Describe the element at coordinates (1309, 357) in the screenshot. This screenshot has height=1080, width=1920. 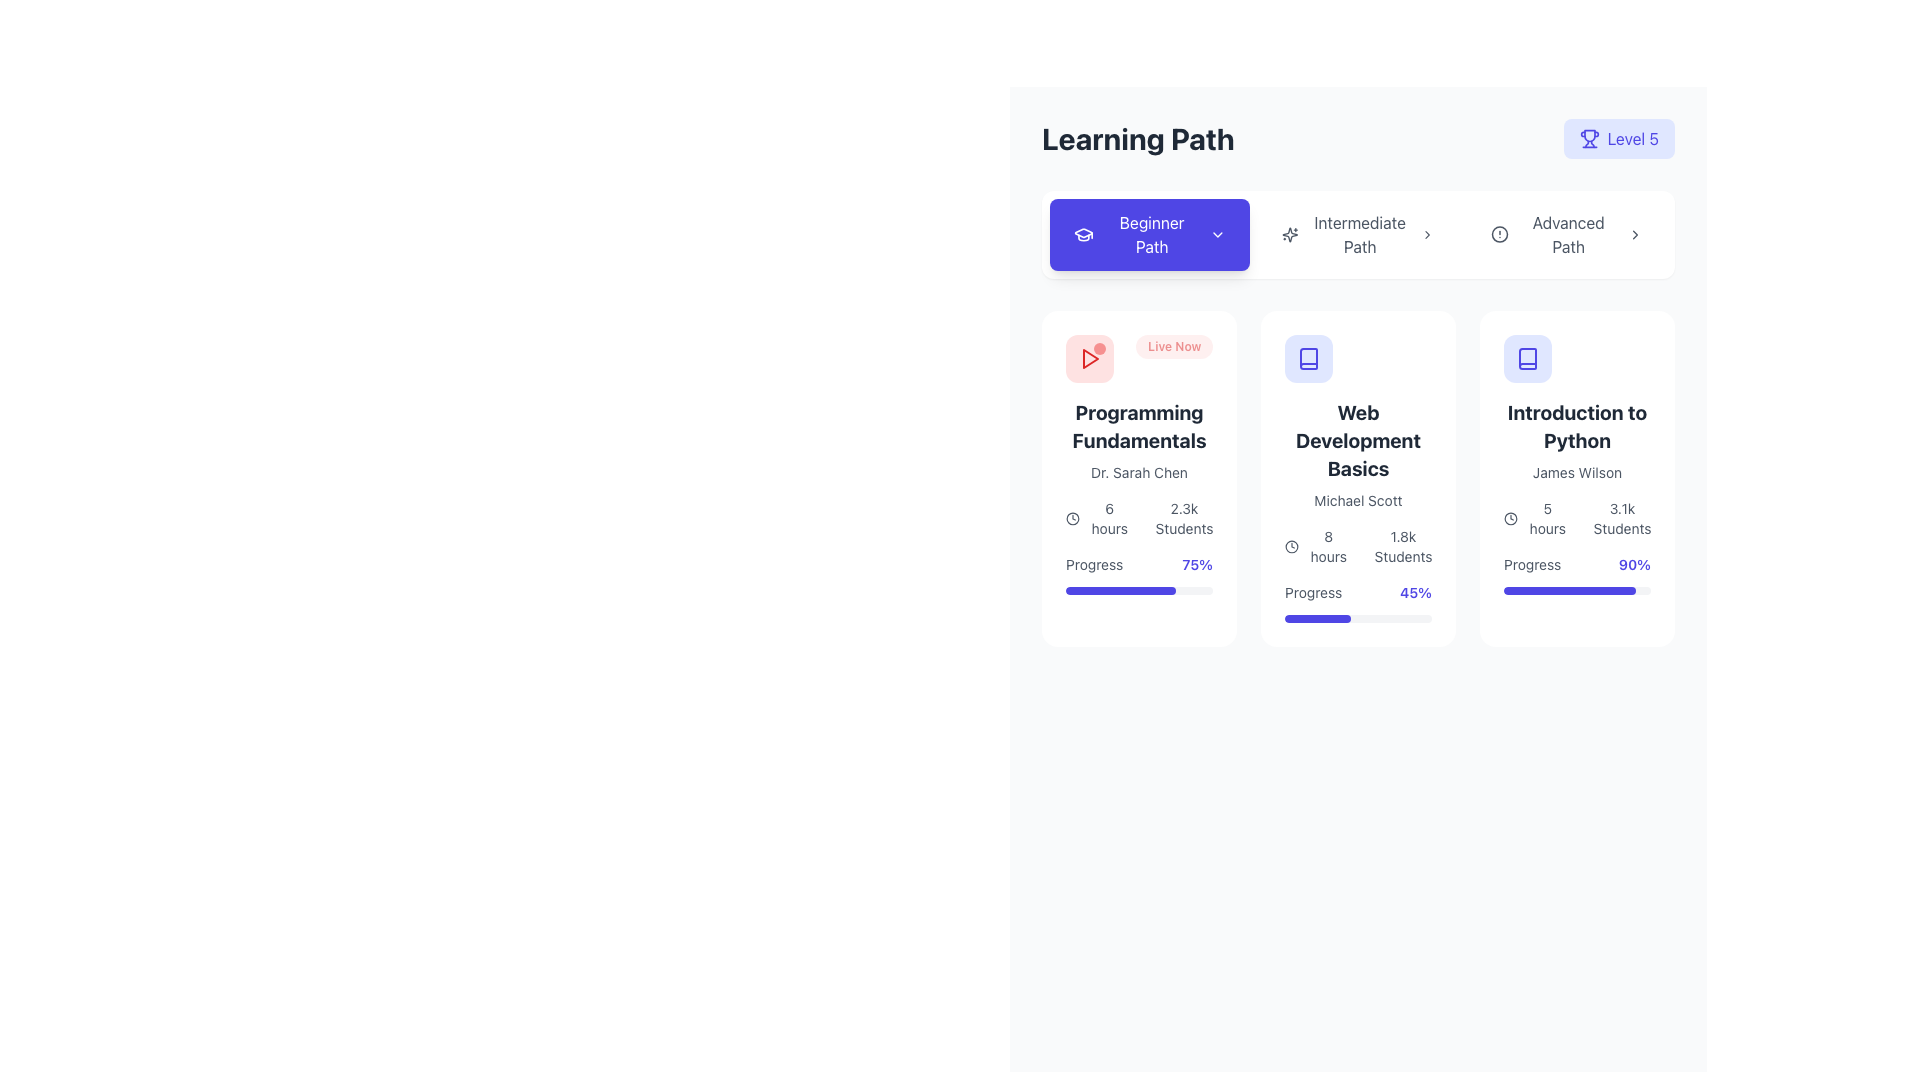
I see `the circular icon with a light indigo background and a white book symbol located at the center of the 'Web Development Basics' card, above the title text` at that location.